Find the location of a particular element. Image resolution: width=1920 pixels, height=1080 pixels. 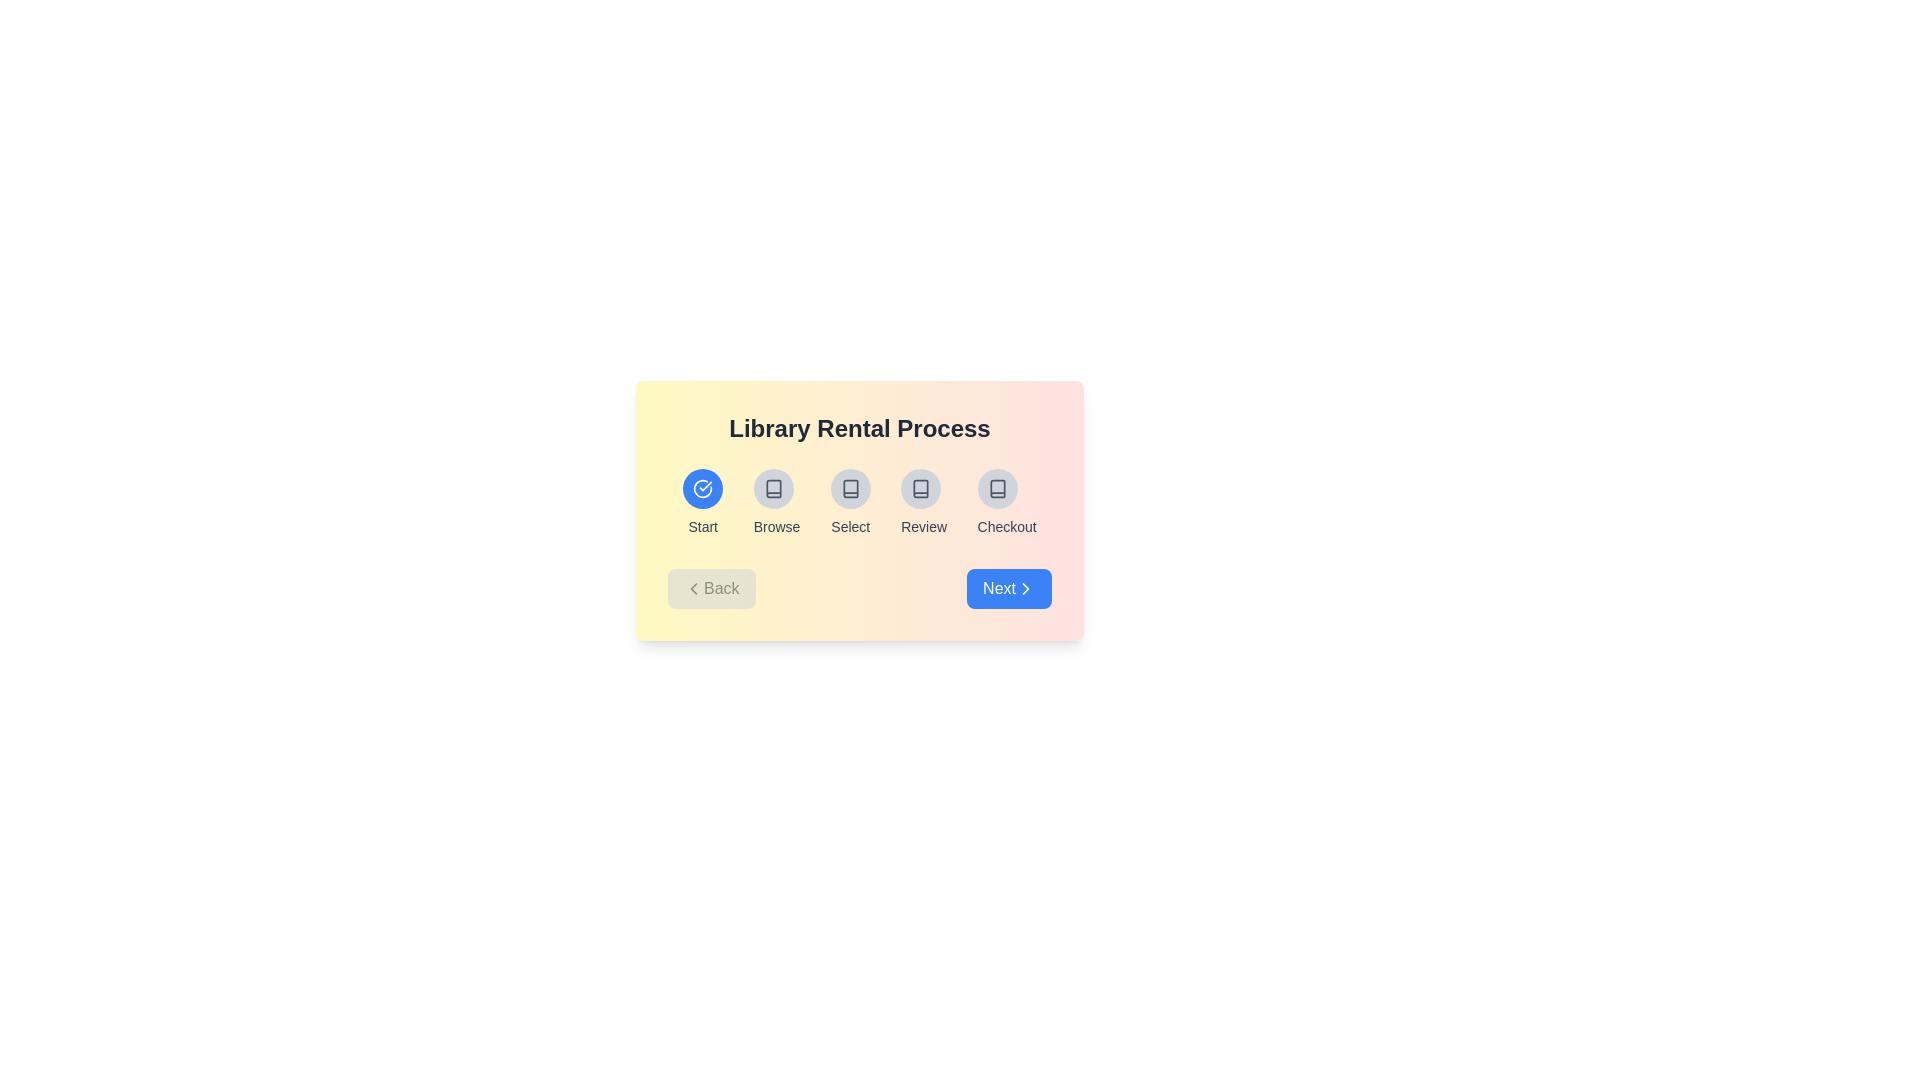

'Next' button to navigate to the next stage is located at coordinates (1009, 588).